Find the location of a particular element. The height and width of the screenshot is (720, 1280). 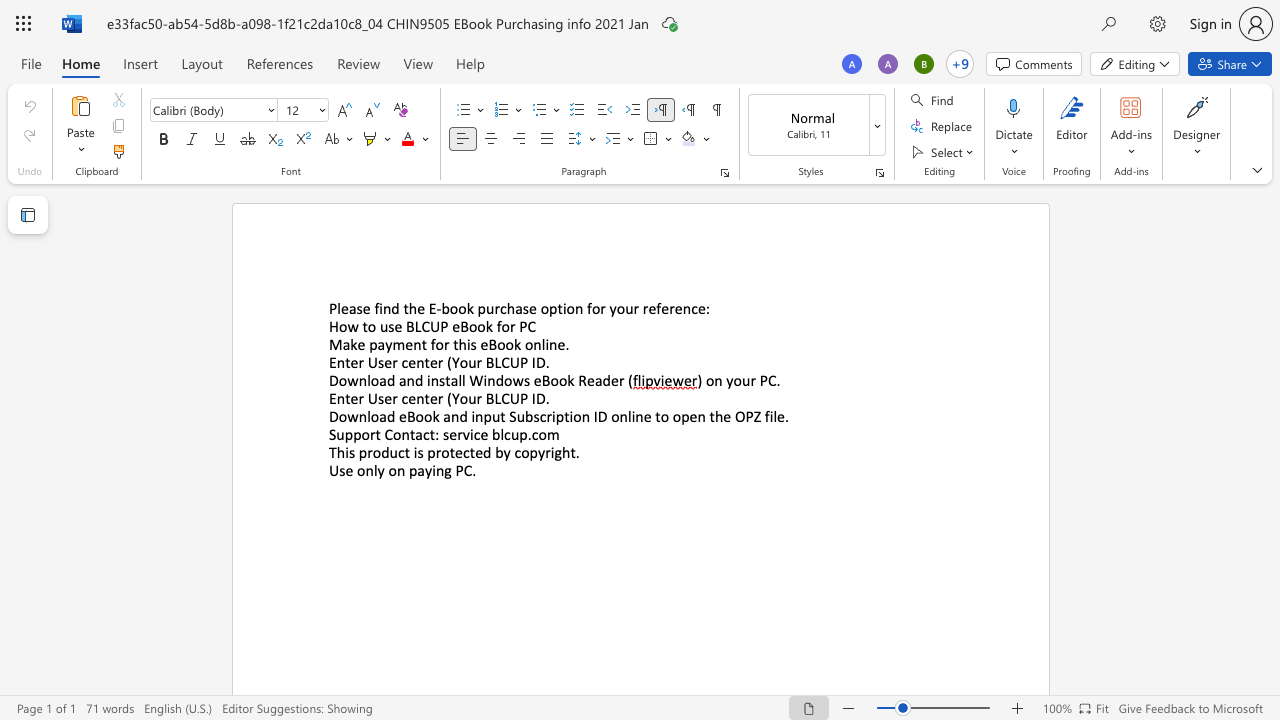

the space between the continuous character "e" and "a" in the text is located at coordinates (593, 380).